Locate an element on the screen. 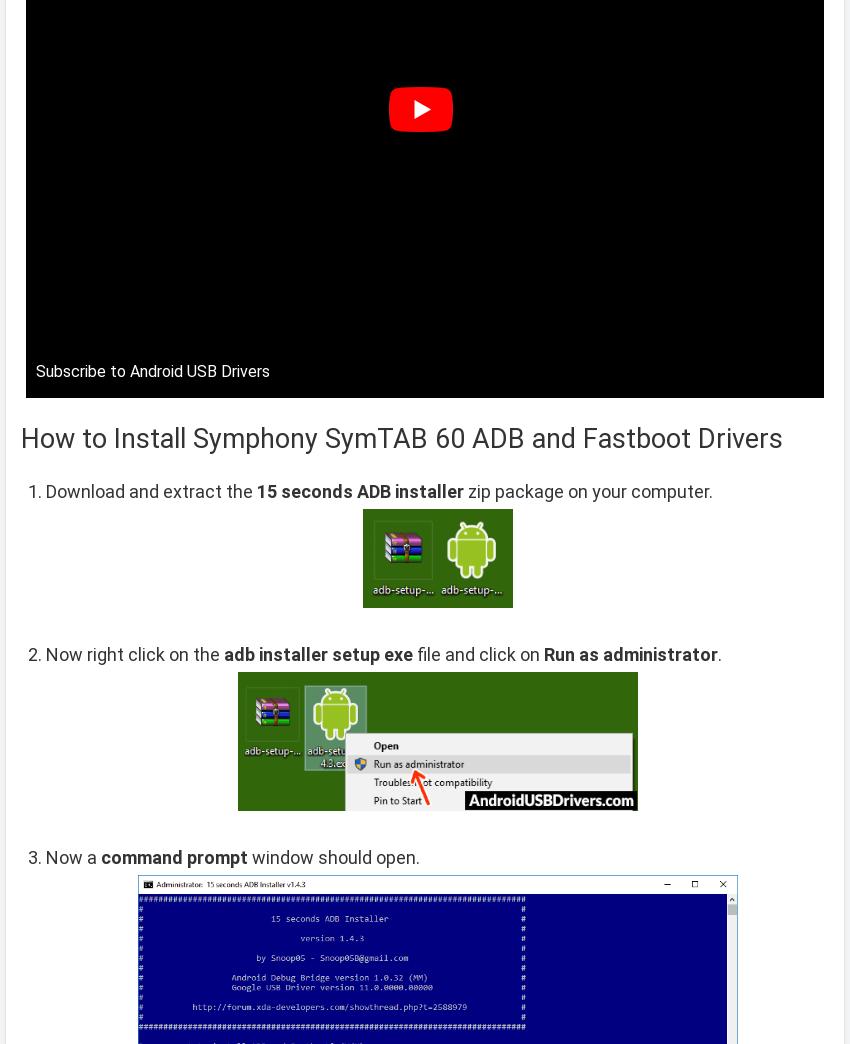  'Subscribe to Android USB Drivers' is located at coordinates (153, 371).